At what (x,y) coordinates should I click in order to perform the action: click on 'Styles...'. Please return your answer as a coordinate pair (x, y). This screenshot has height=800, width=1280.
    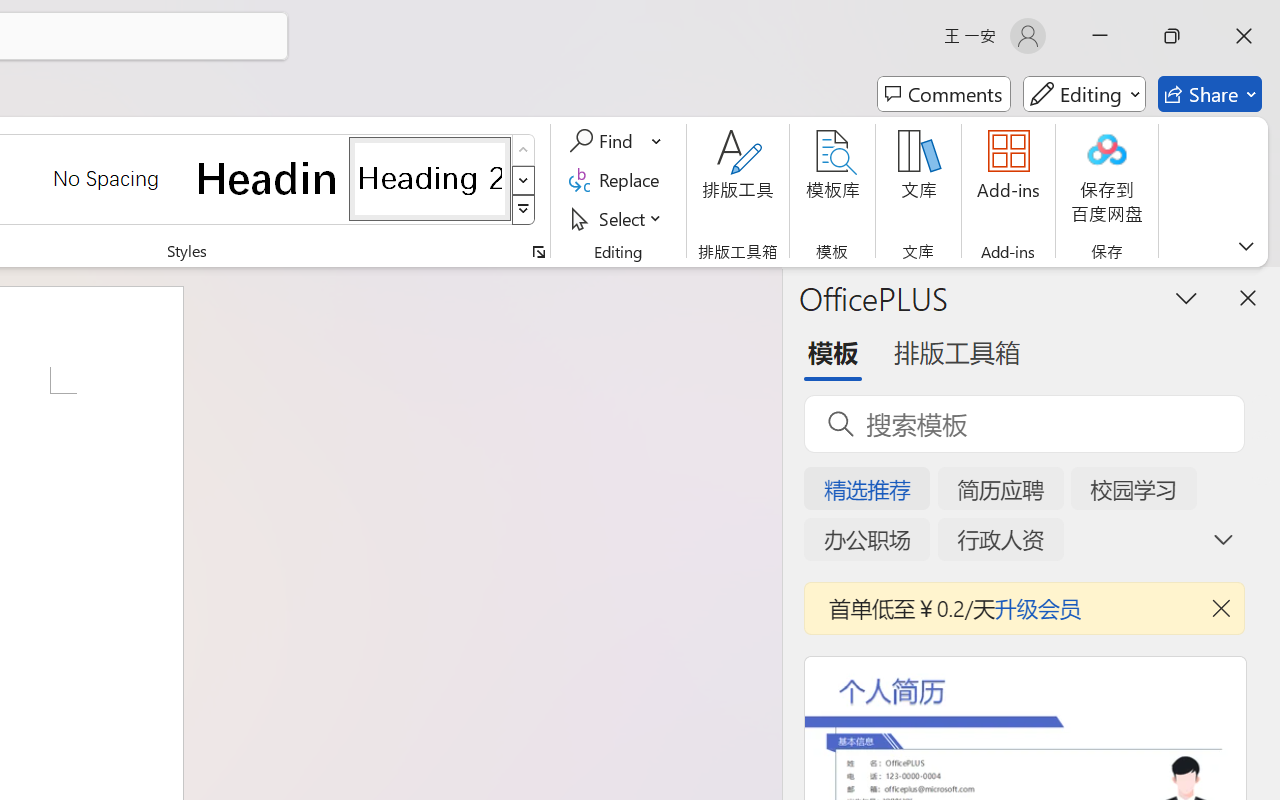
    Looking at the image, I should click on (538, 251).